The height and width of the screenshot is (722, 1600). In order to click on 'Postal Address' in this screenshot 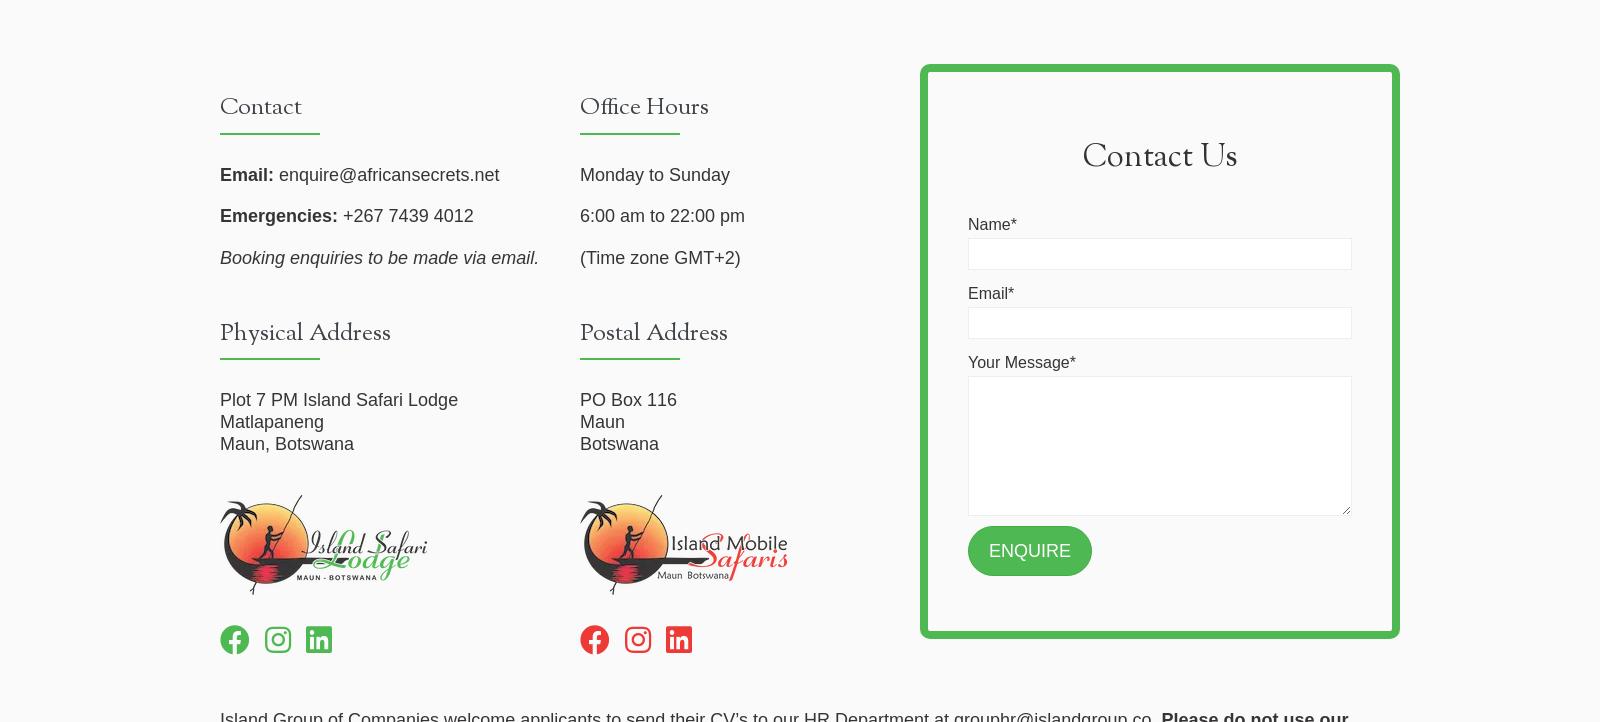, I will do `click(654, 331)`.